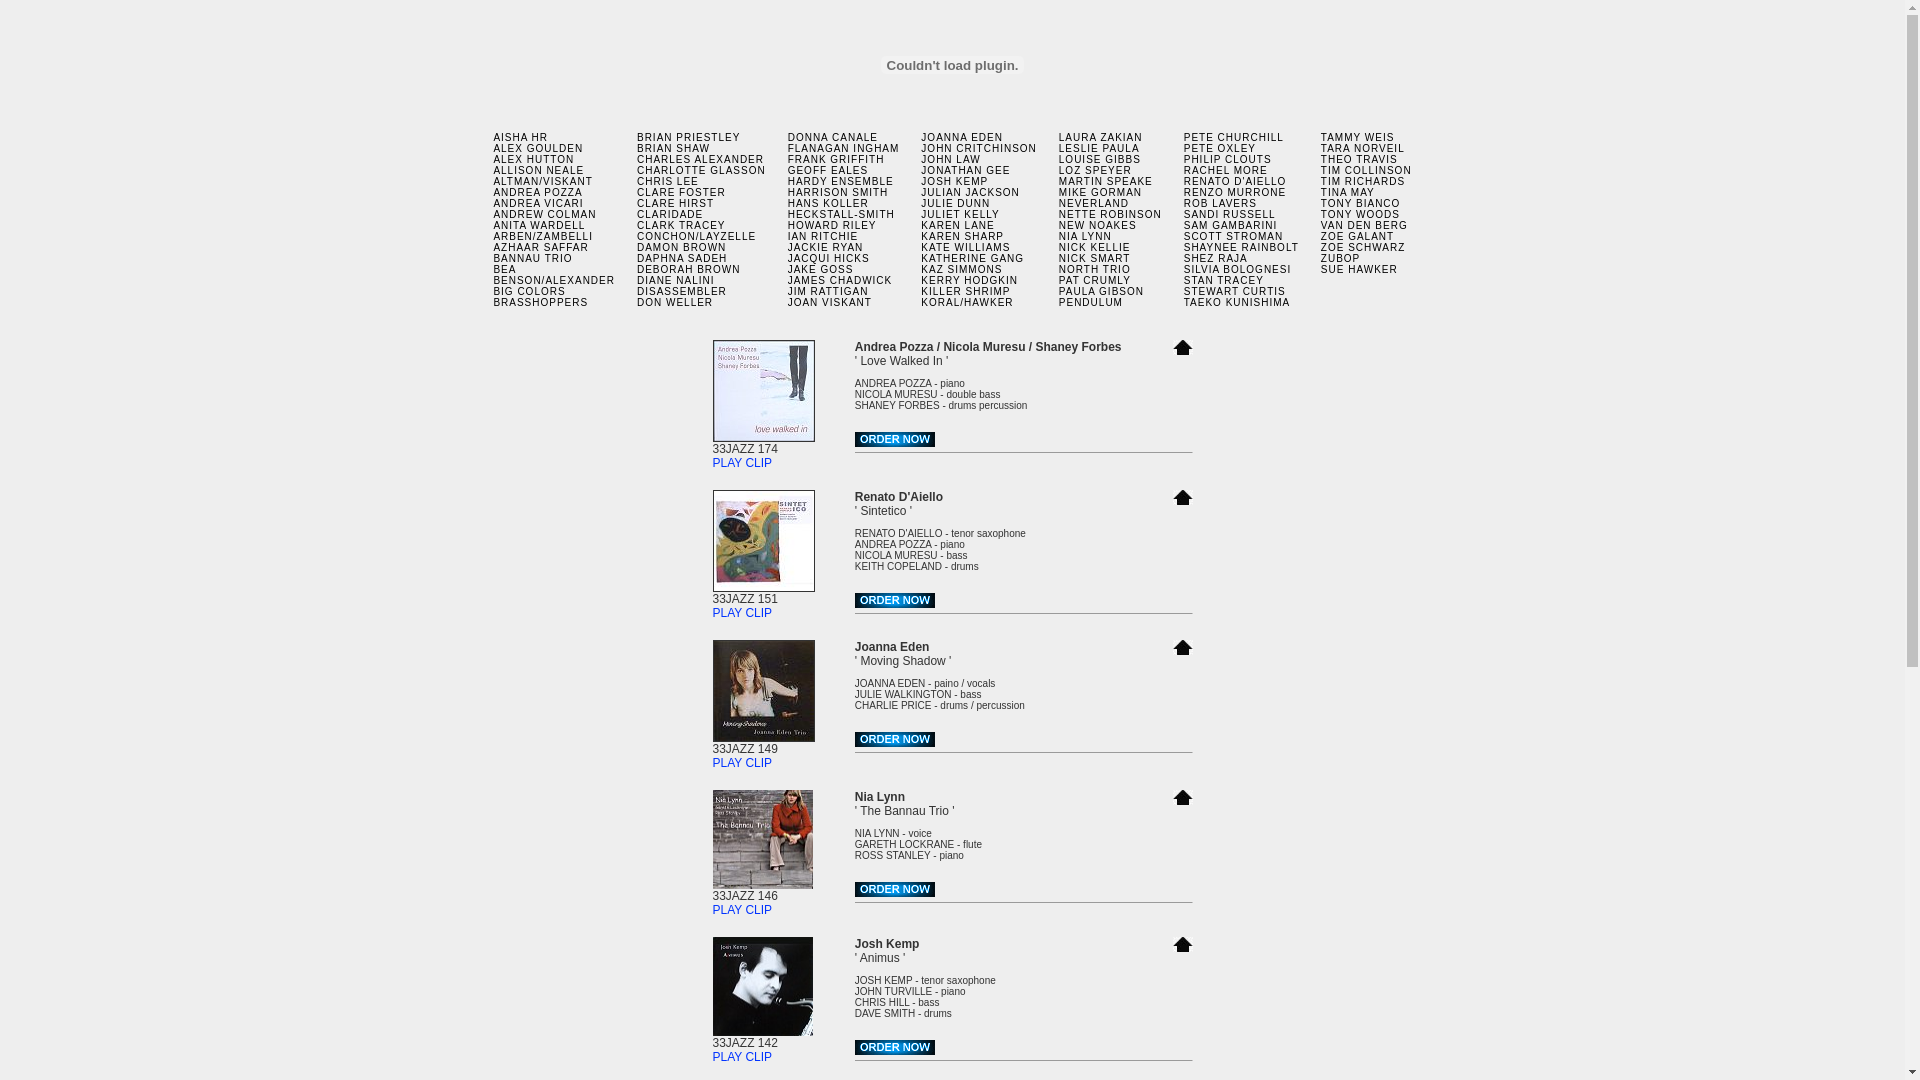 This screenshot has height=1080, width=1920. I want to click on 'JONATHAN GEE', so click(965, 169).